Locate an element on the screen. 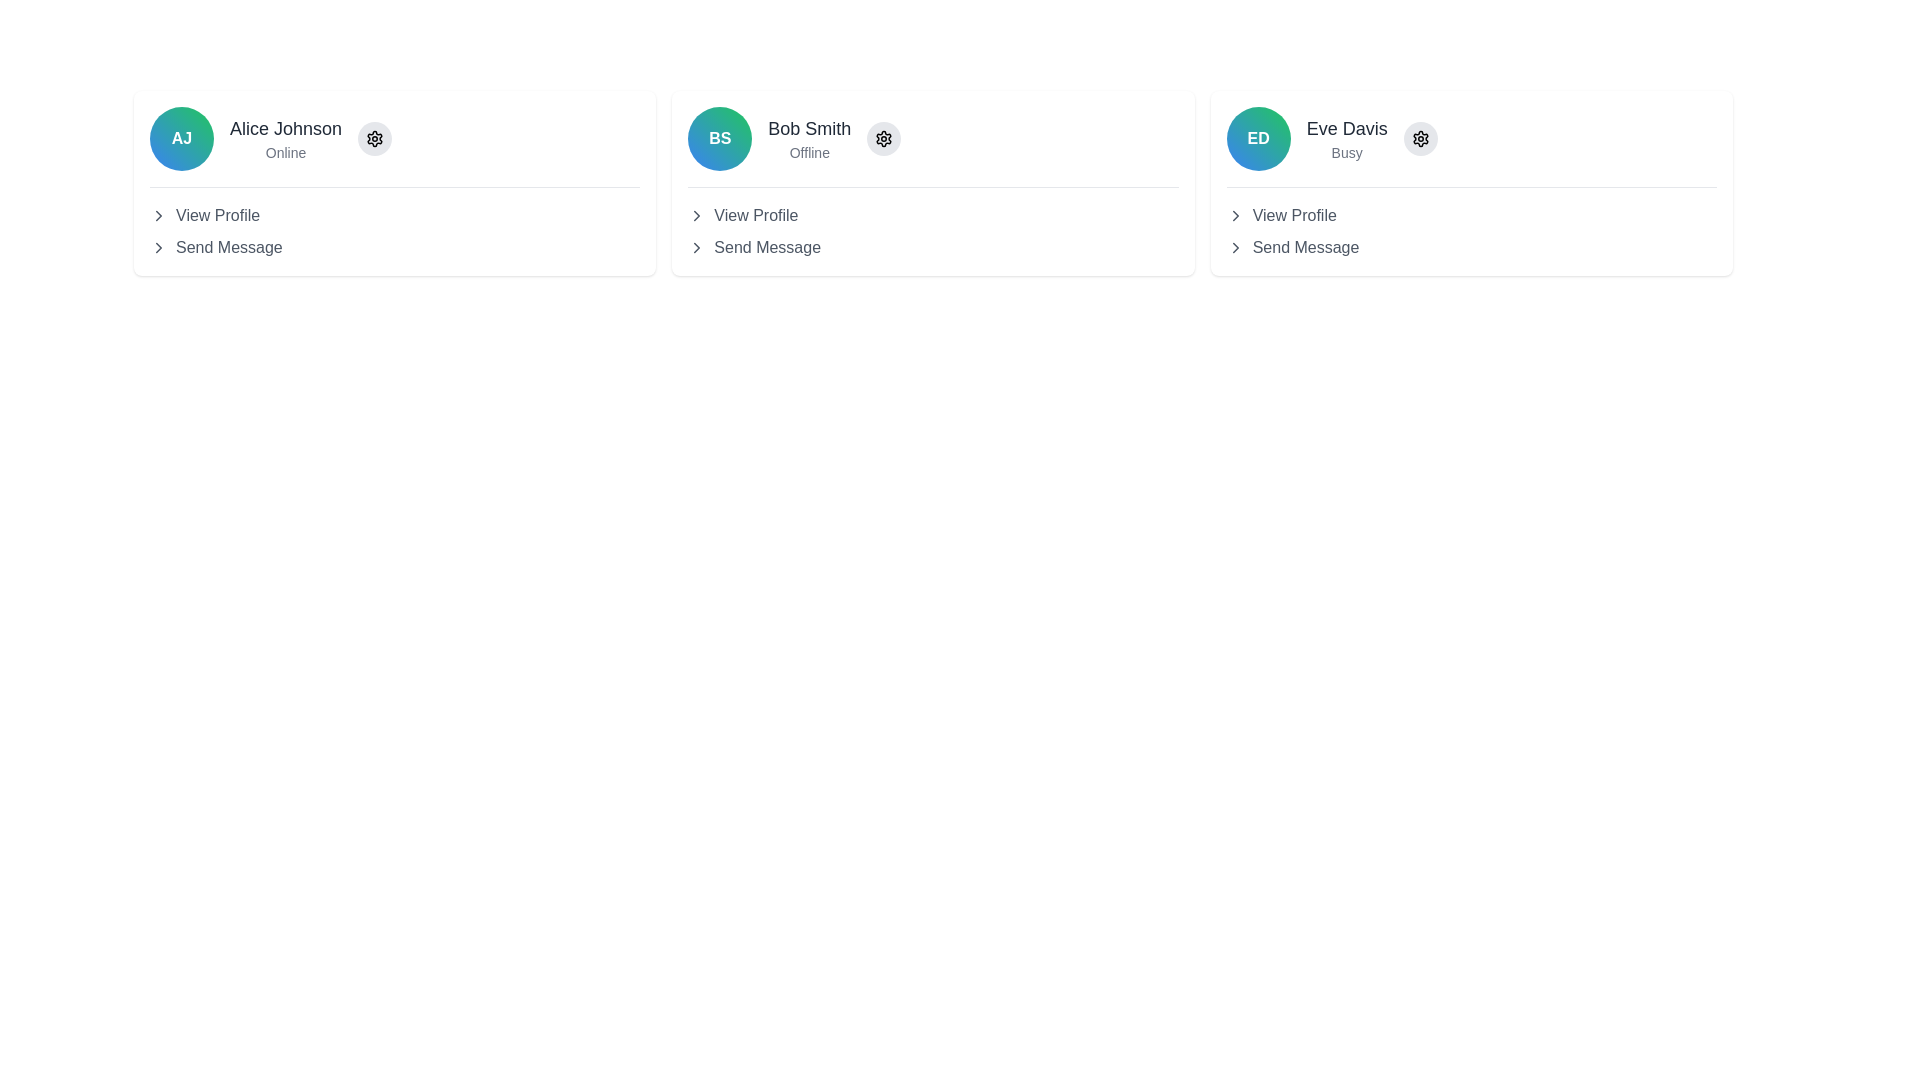 Image resolution: width=1920 pixels, height=1080 pixels. the icon located to the left of the 'View Profile' text in the 'Eve Davis' user card is located at coordinates (1234, 216).